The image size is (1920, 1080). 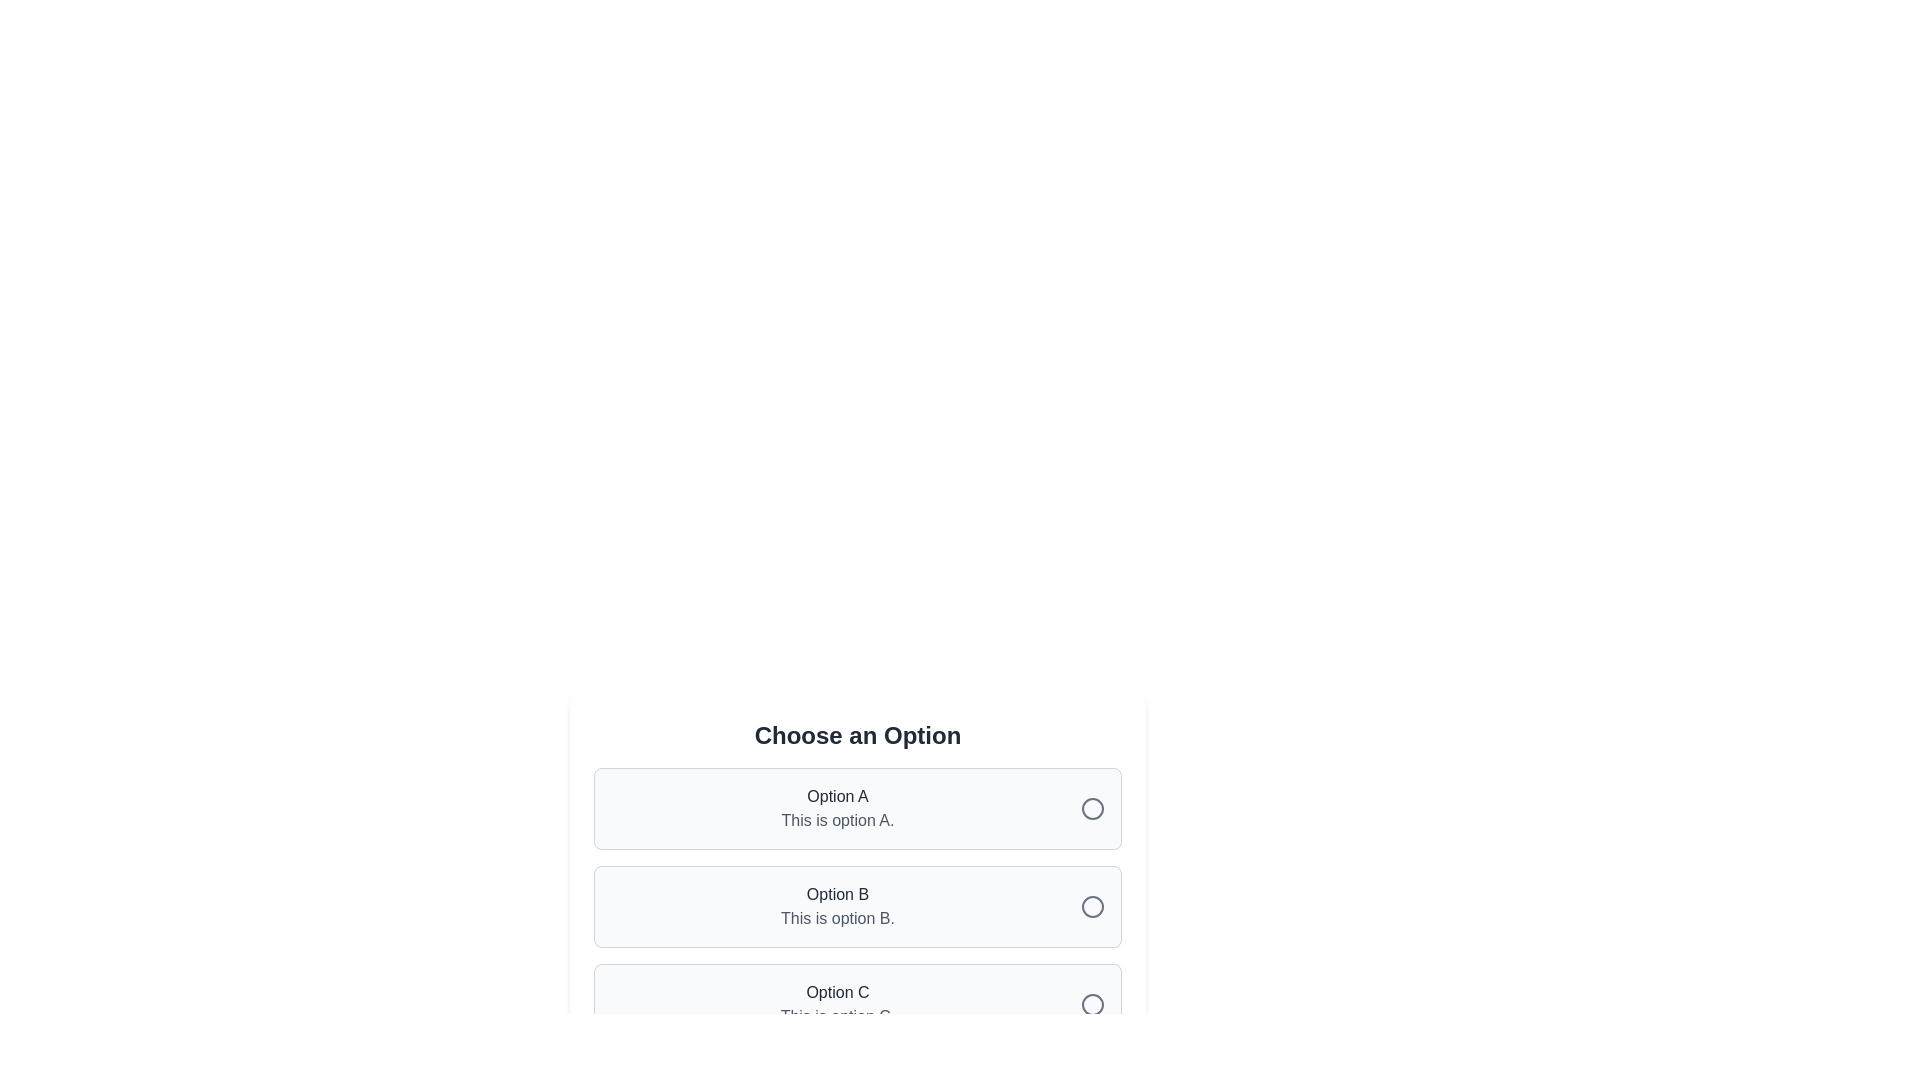 I want to click on the Text Label displaying 'Option C' which is the third option in a vertically aligned list of selectable items, so click(x=838, y=1005).